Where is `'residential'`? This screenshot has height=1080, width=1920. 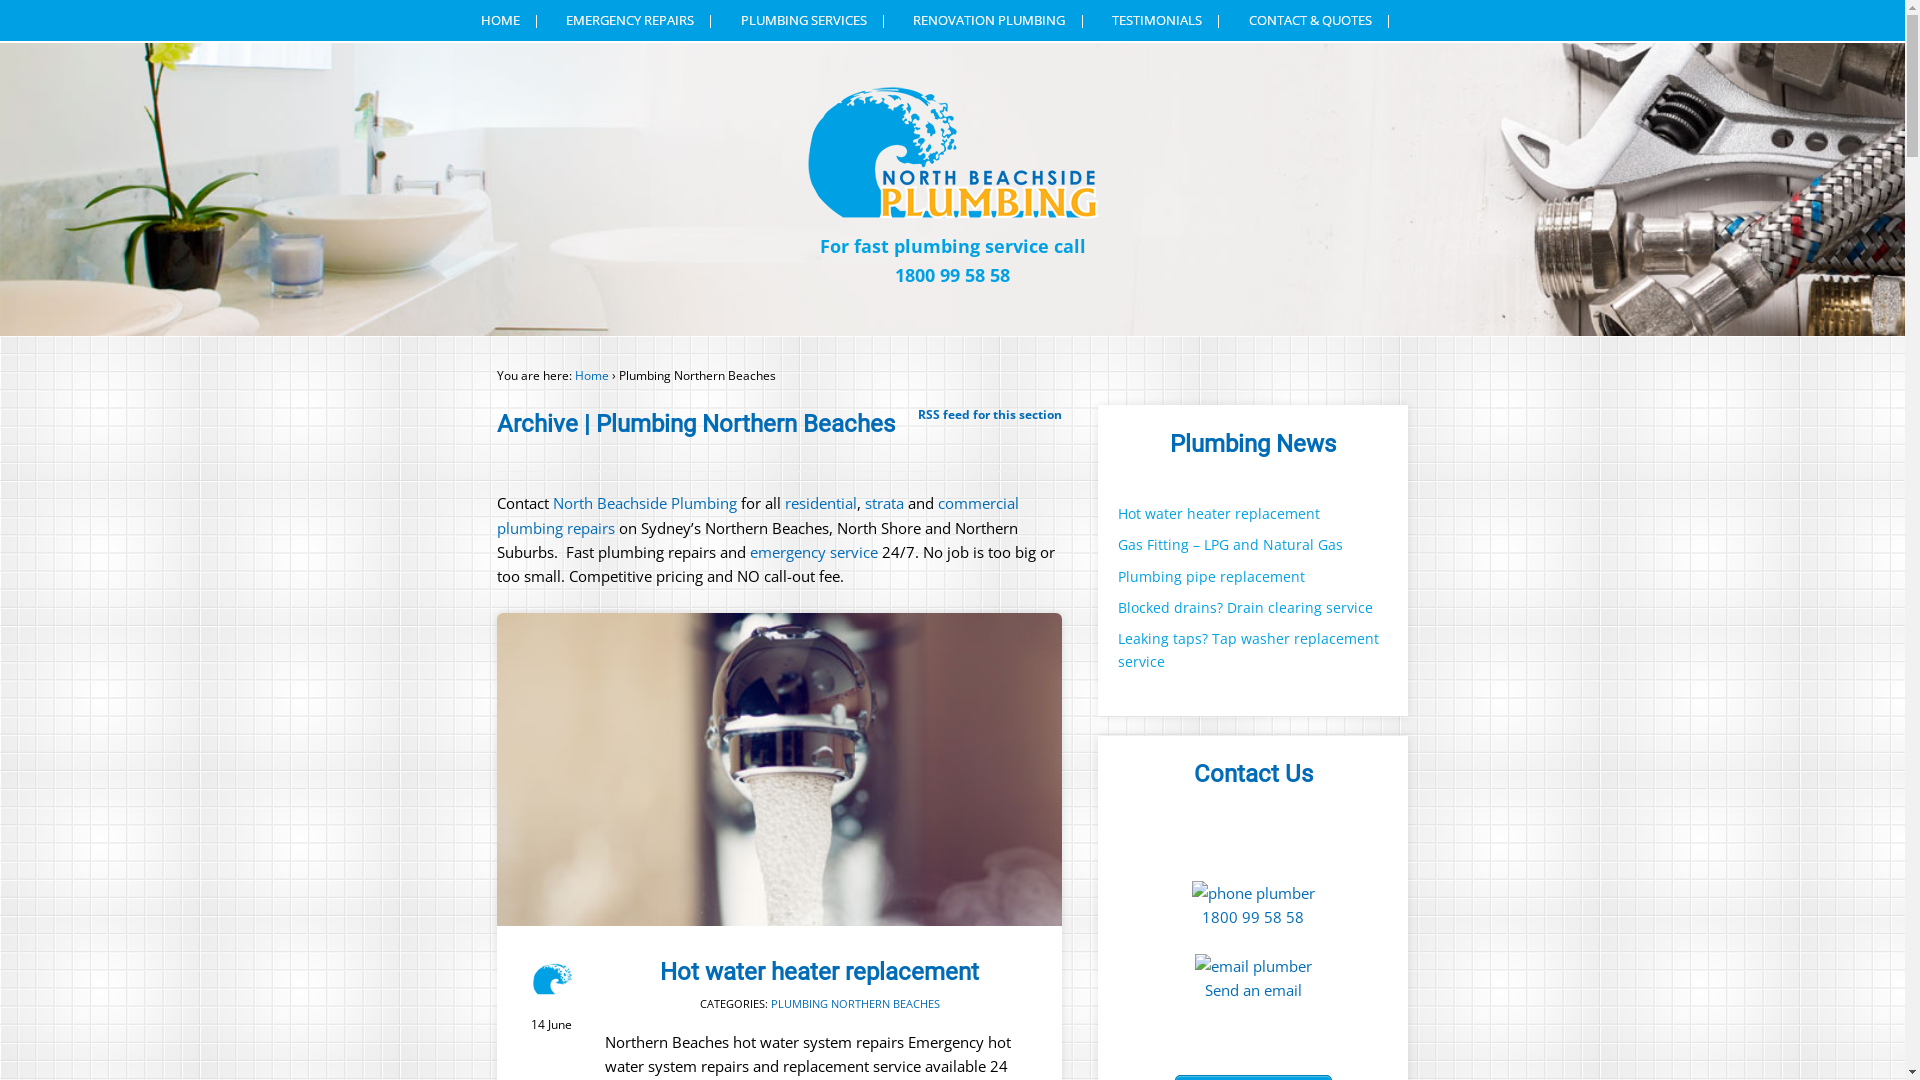
'residential' is located at coordinates (820, 501).